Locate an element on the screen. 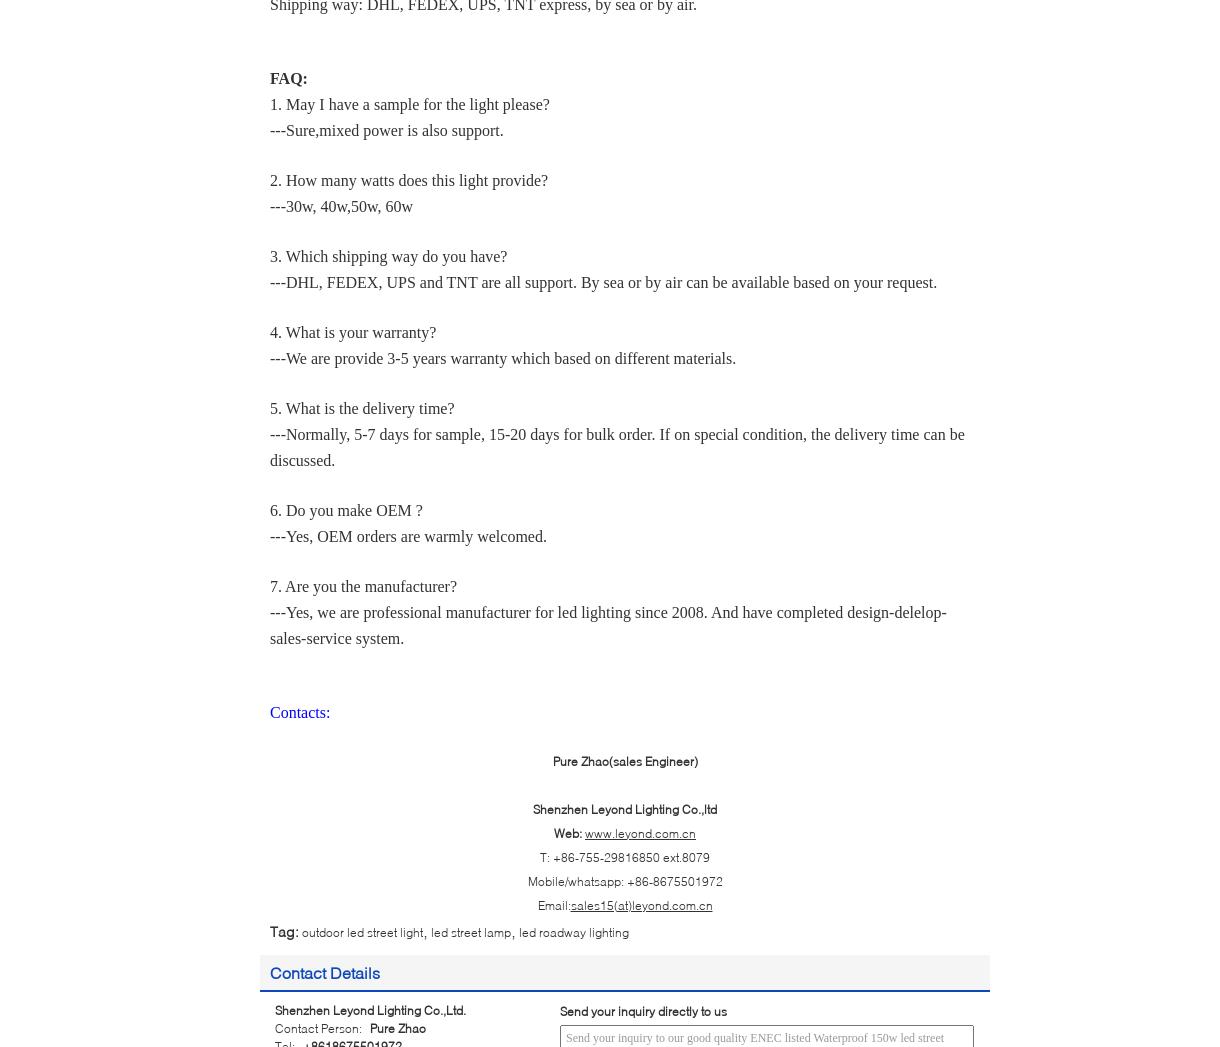 The height and width of the screenshot is (1047, 1220). 'www.leyond.com.cn' is located at coordinates (640, 832).